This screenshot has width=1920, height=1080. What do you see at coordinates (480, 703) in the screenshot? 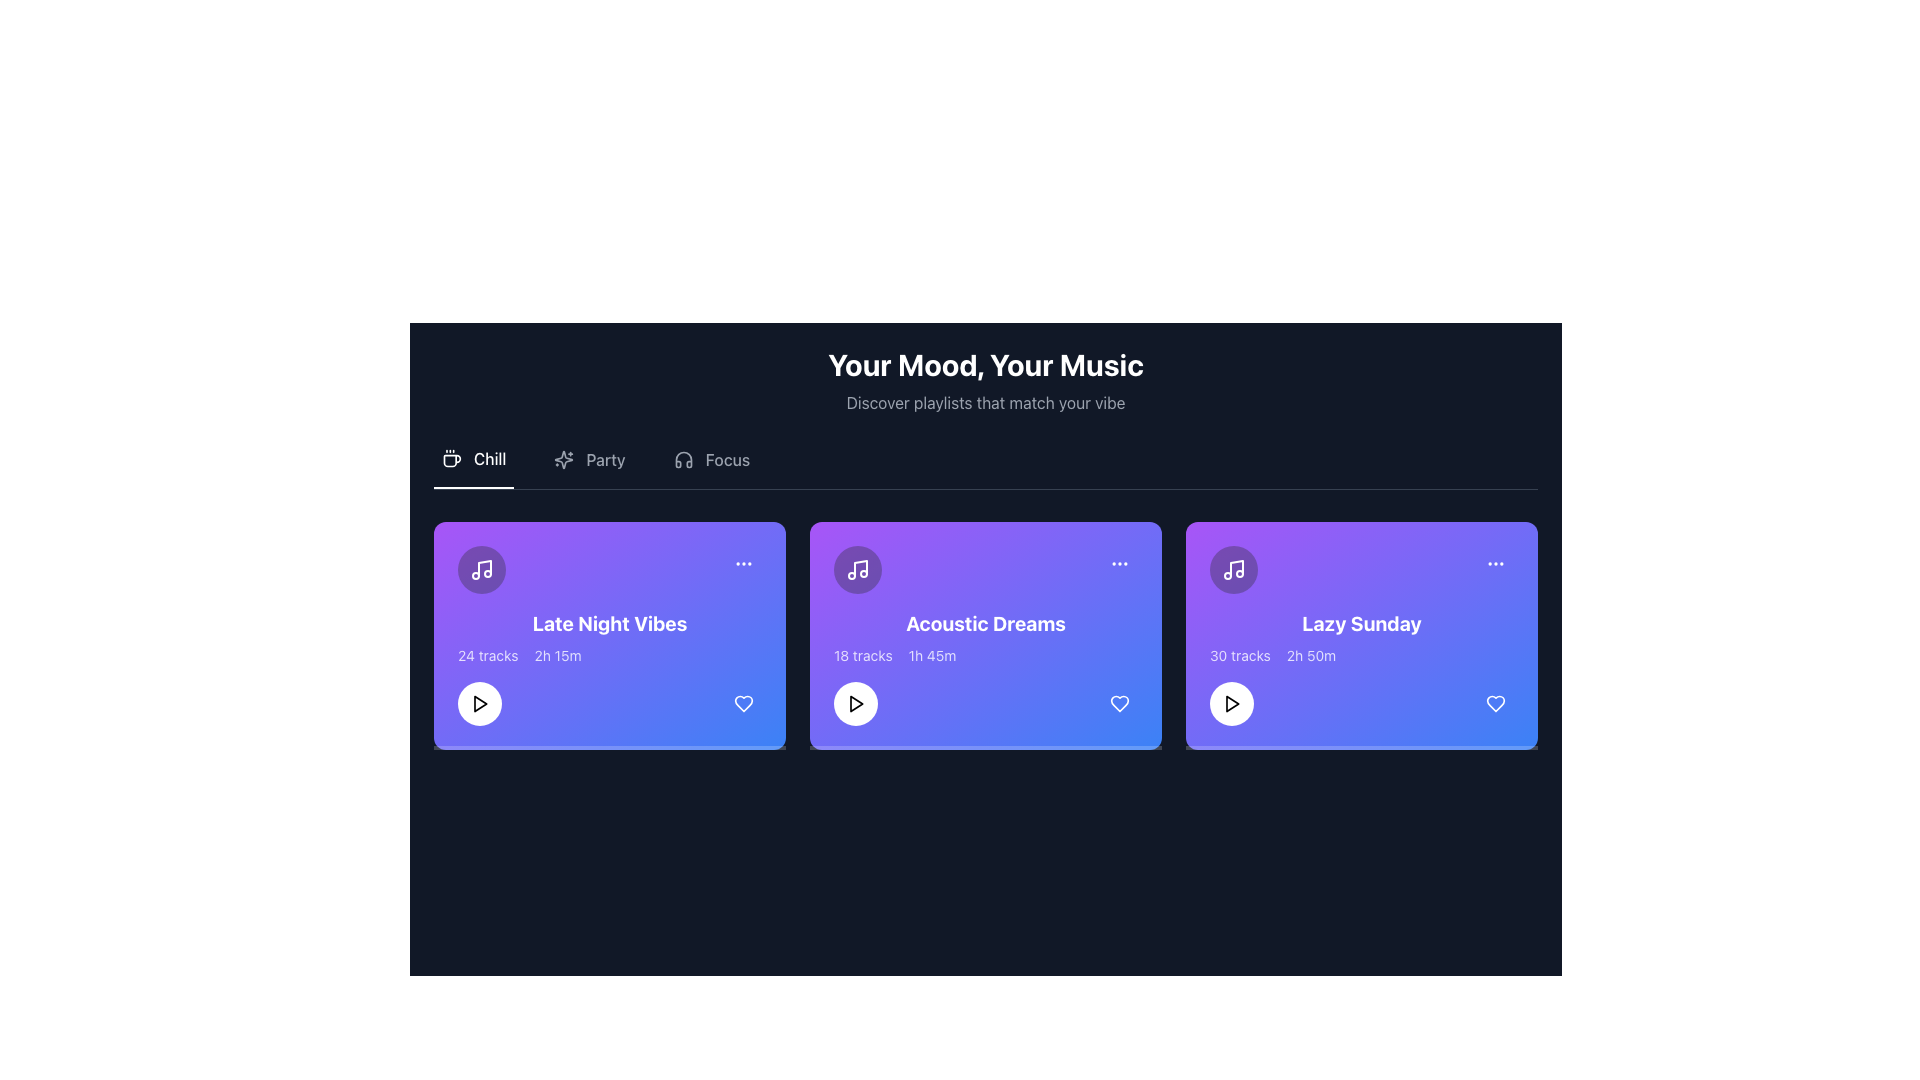
I see `the circular play button with a white background and black play icon located in the bottom-left section of the 'Late Night Vibes' music card` at bounding box center [480, 703].